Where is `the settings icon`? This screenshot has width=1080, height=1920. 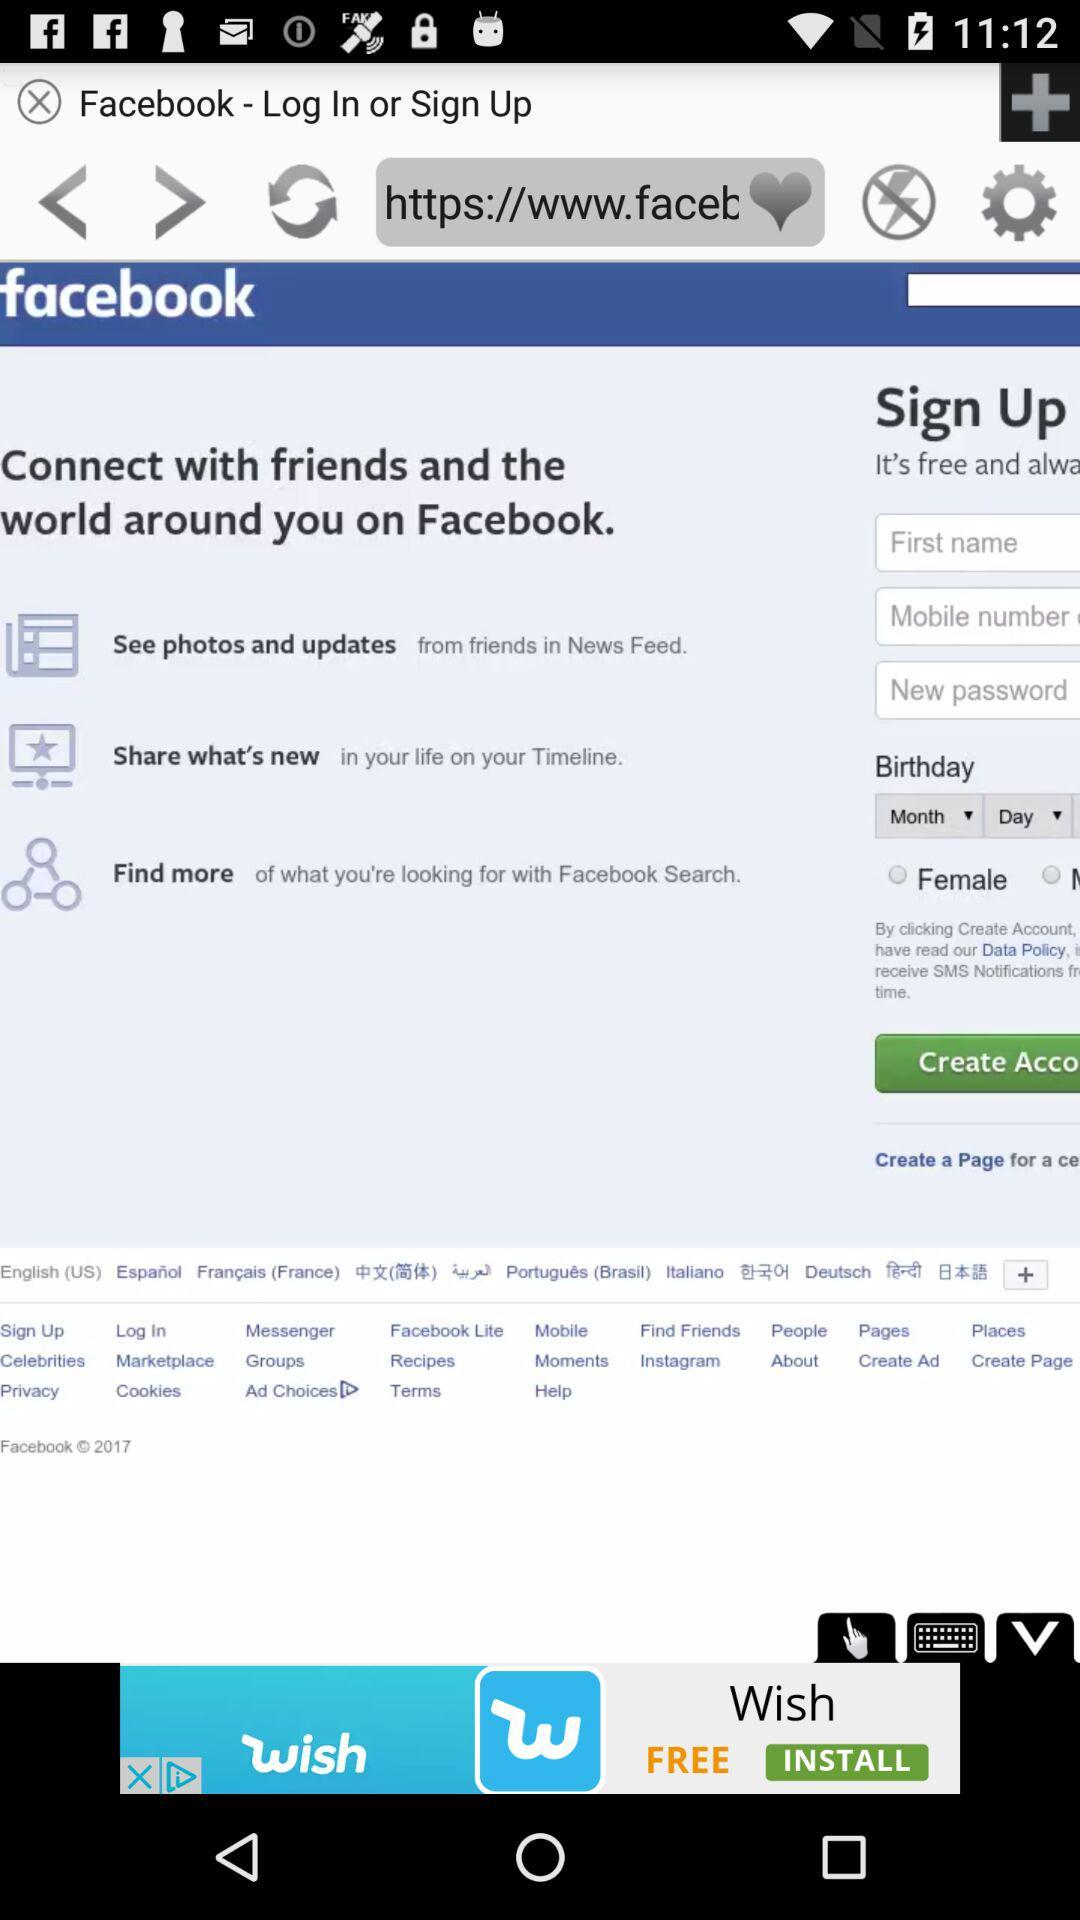
the settings icon is located at coordinates (1019, 216).